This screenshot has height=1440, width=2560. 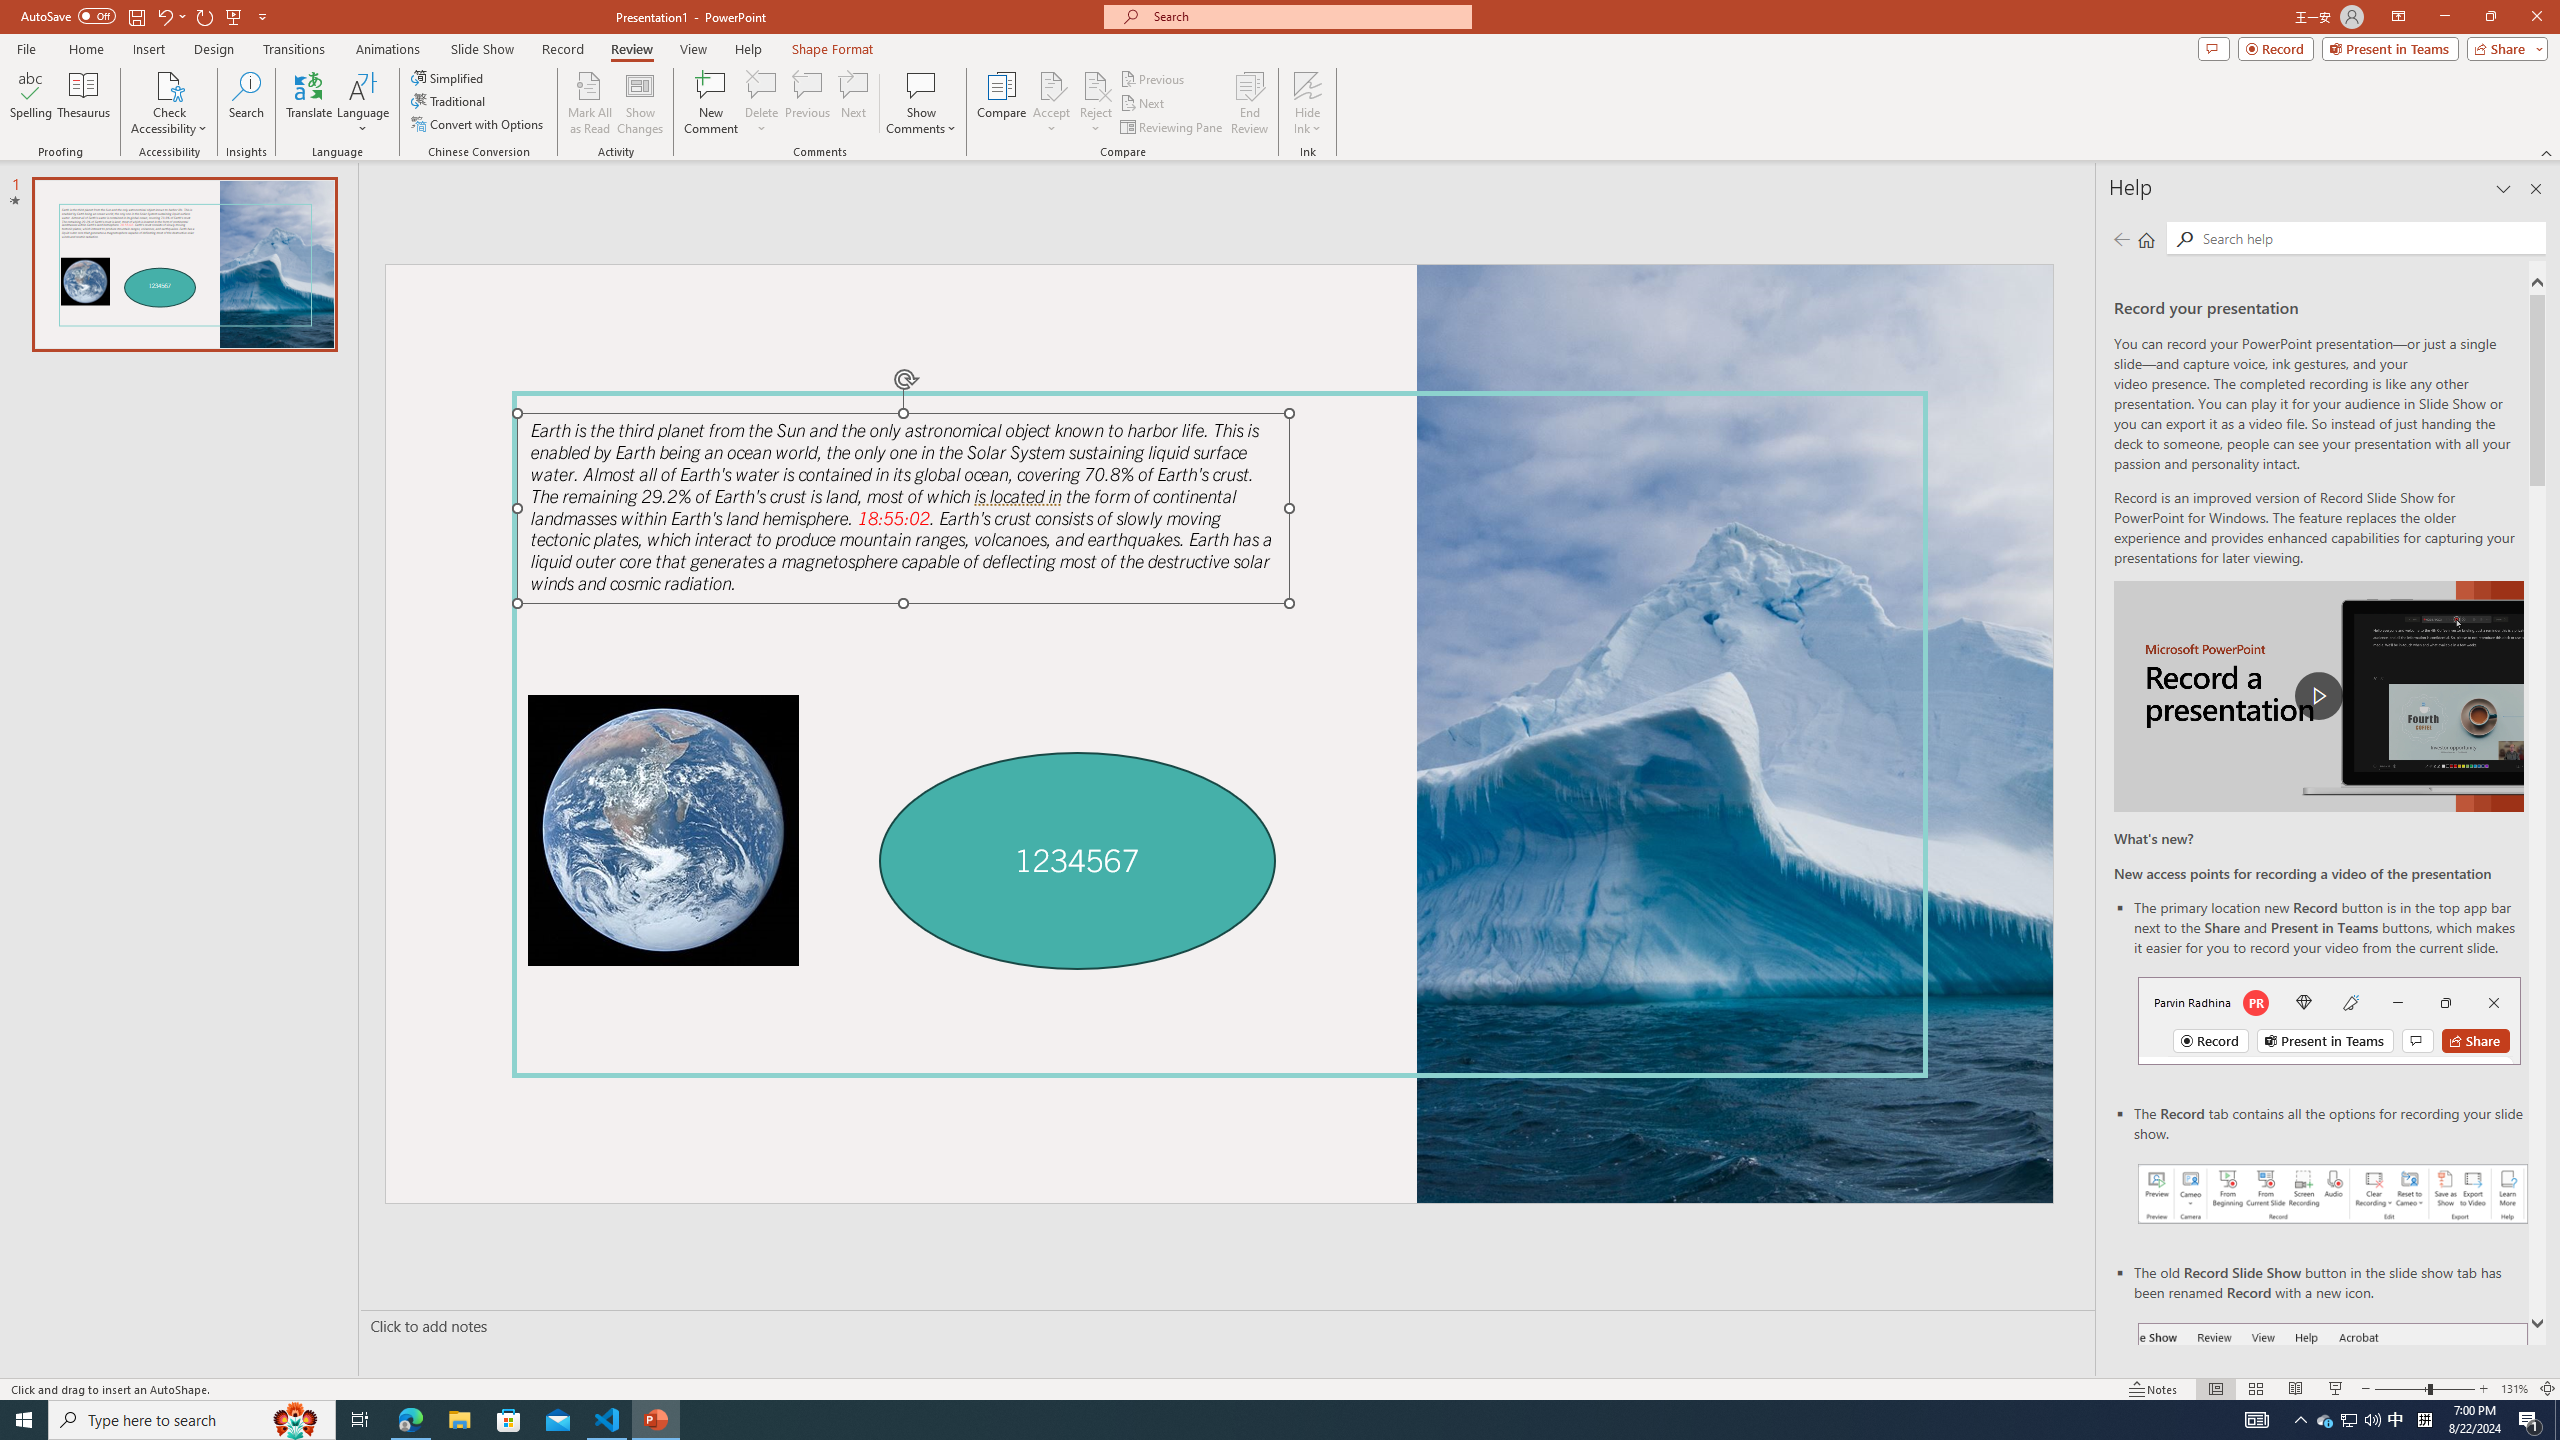 What do you see at coordinates (309, 103) in the screenshot?
I see `'Translate'` at bounding box center [309, 103].